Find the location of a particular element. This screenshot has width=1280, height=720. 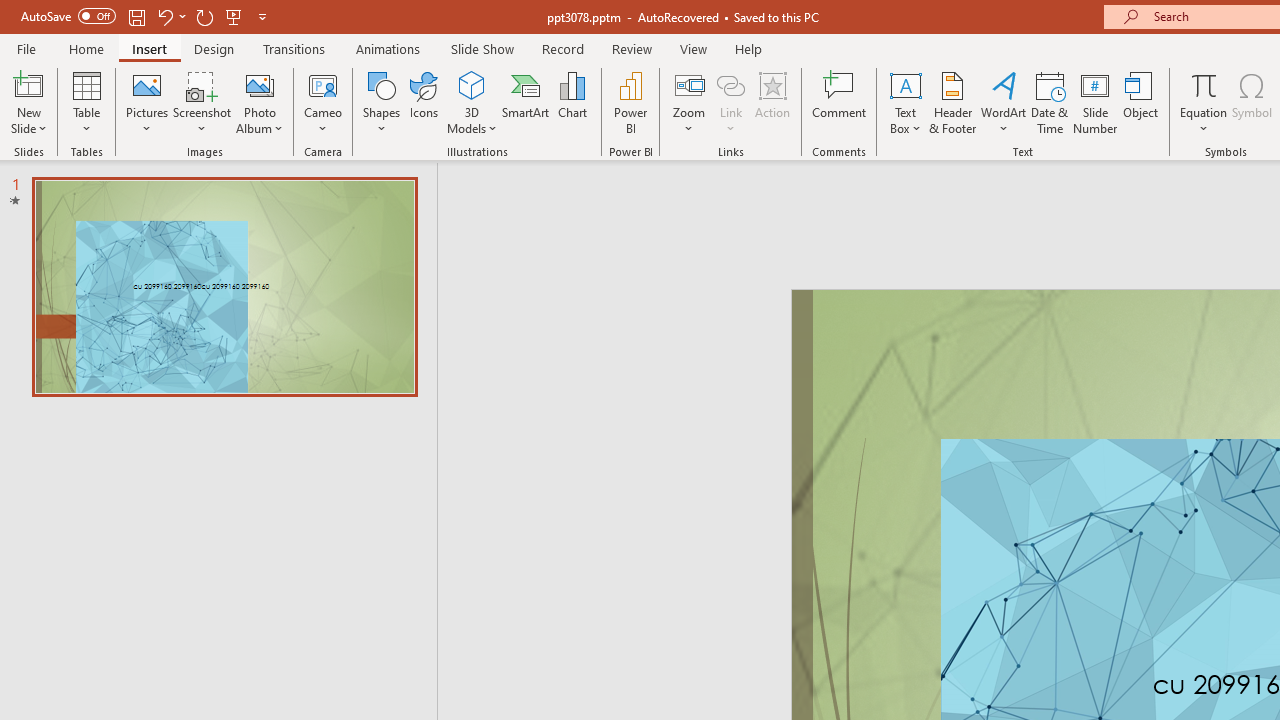

'Chart...' is located at coordinates (571, 103).